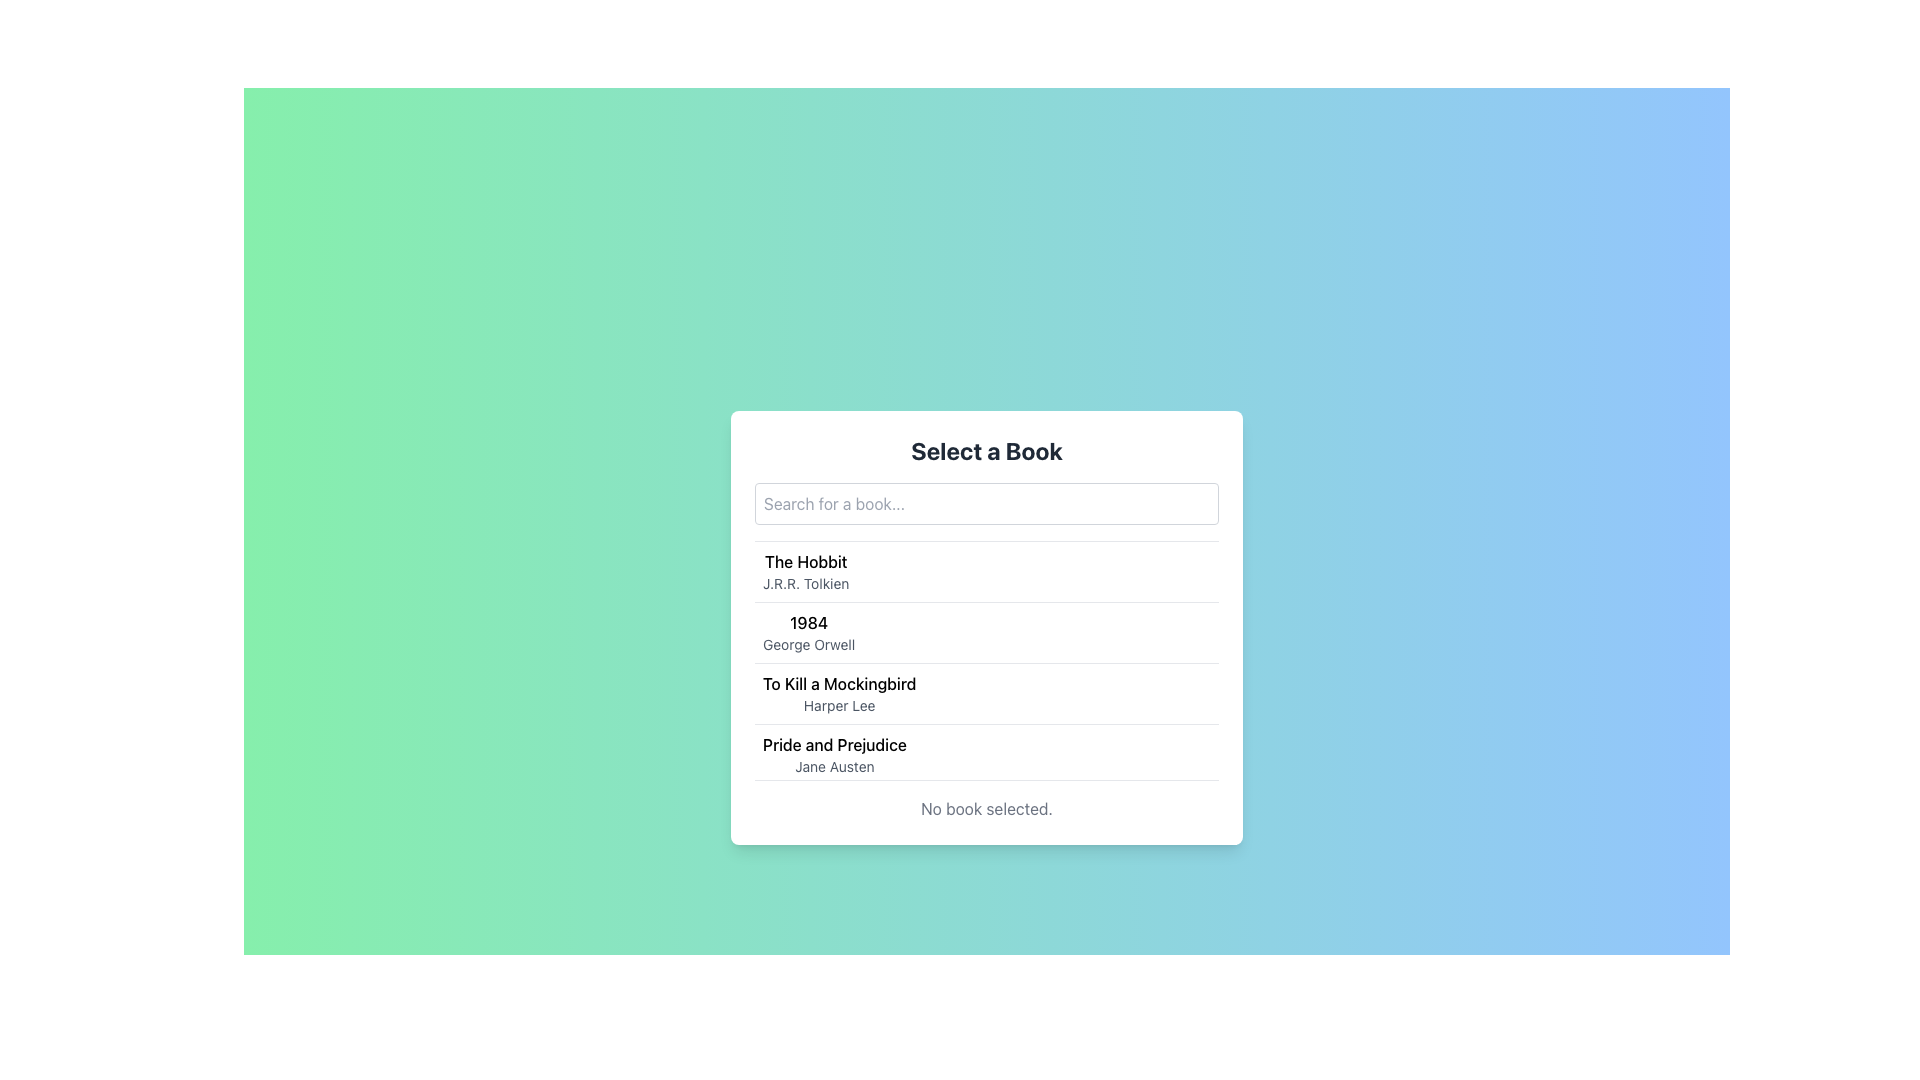 The image size is (1920, 1080). I want to click on the list item displaying '1984' by George Orwell, which is the second item in the book selection interface, so click(987, 627).